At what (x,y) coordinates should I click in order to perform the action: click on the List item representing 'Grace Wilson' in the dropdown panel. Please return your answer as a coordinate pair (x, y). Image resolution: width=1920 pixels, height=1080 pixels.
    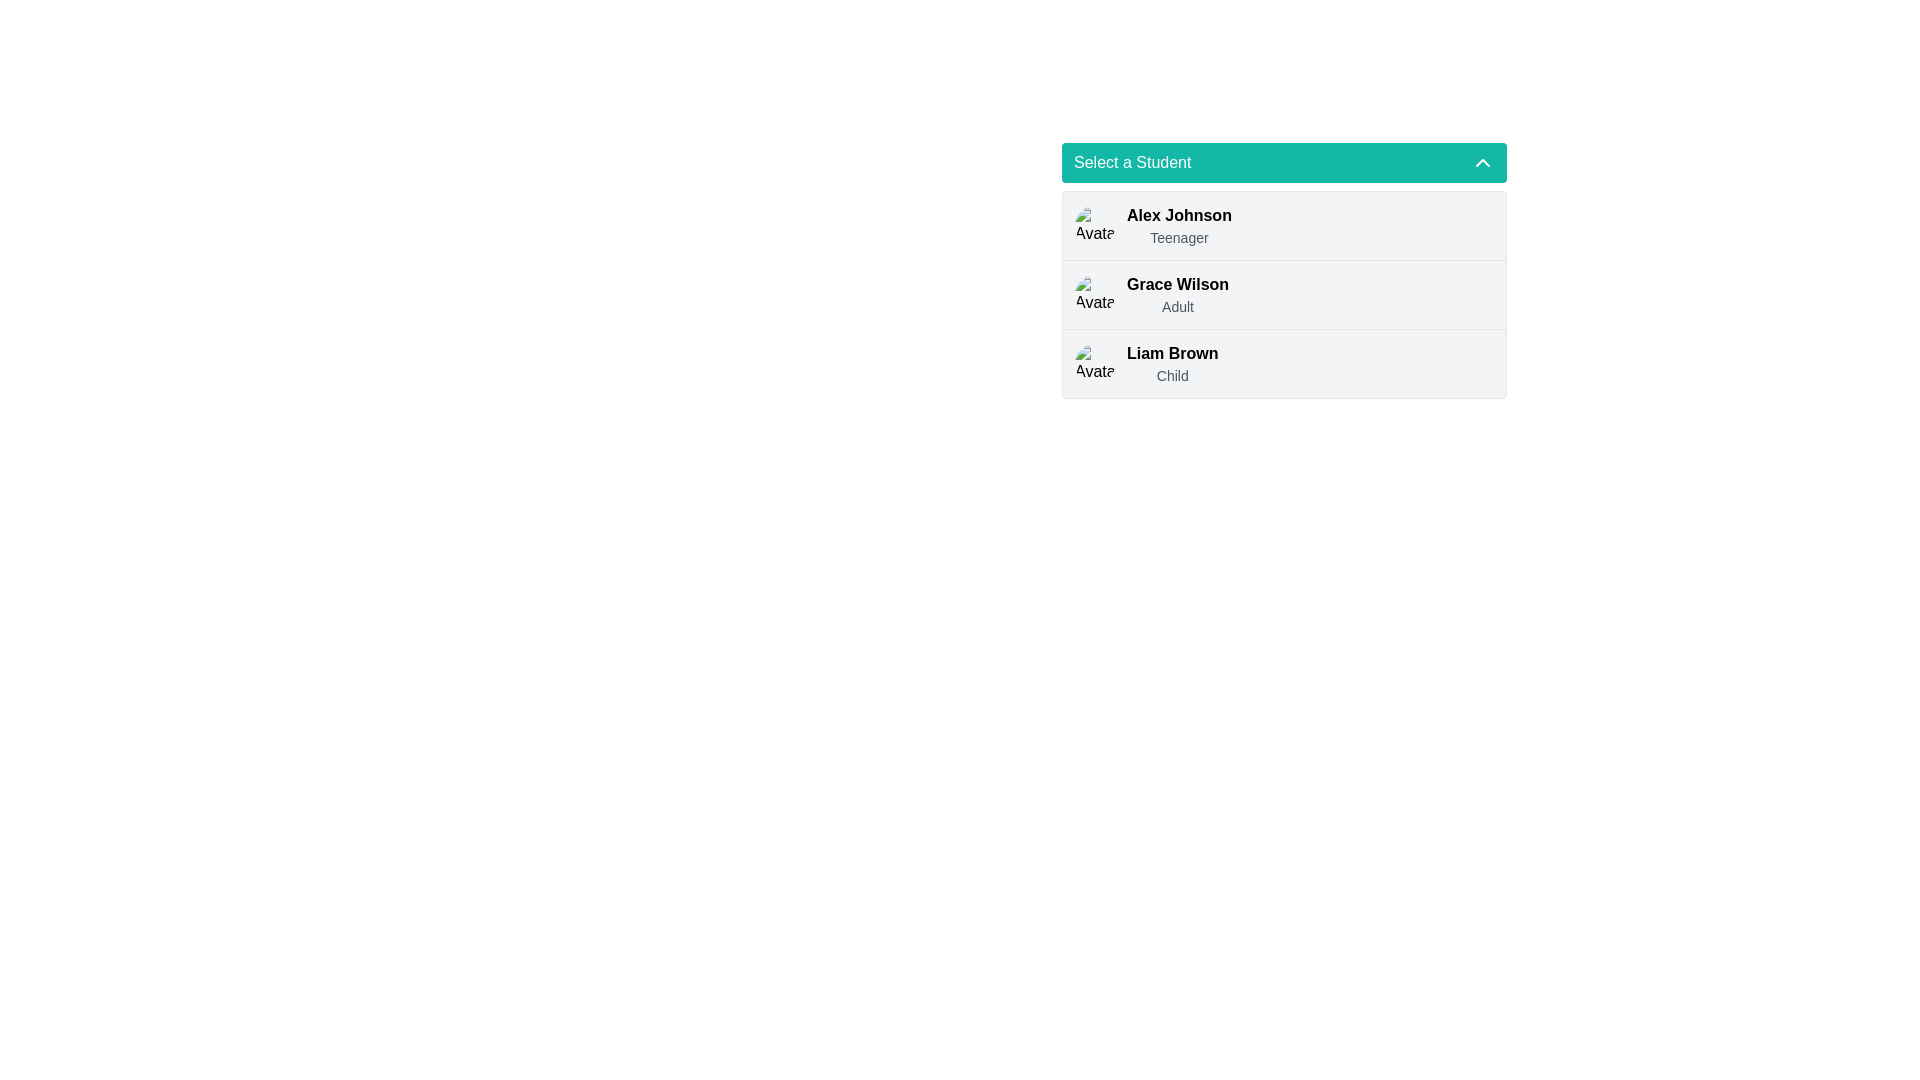
    Looking at the image, I should click on (1284, 294).